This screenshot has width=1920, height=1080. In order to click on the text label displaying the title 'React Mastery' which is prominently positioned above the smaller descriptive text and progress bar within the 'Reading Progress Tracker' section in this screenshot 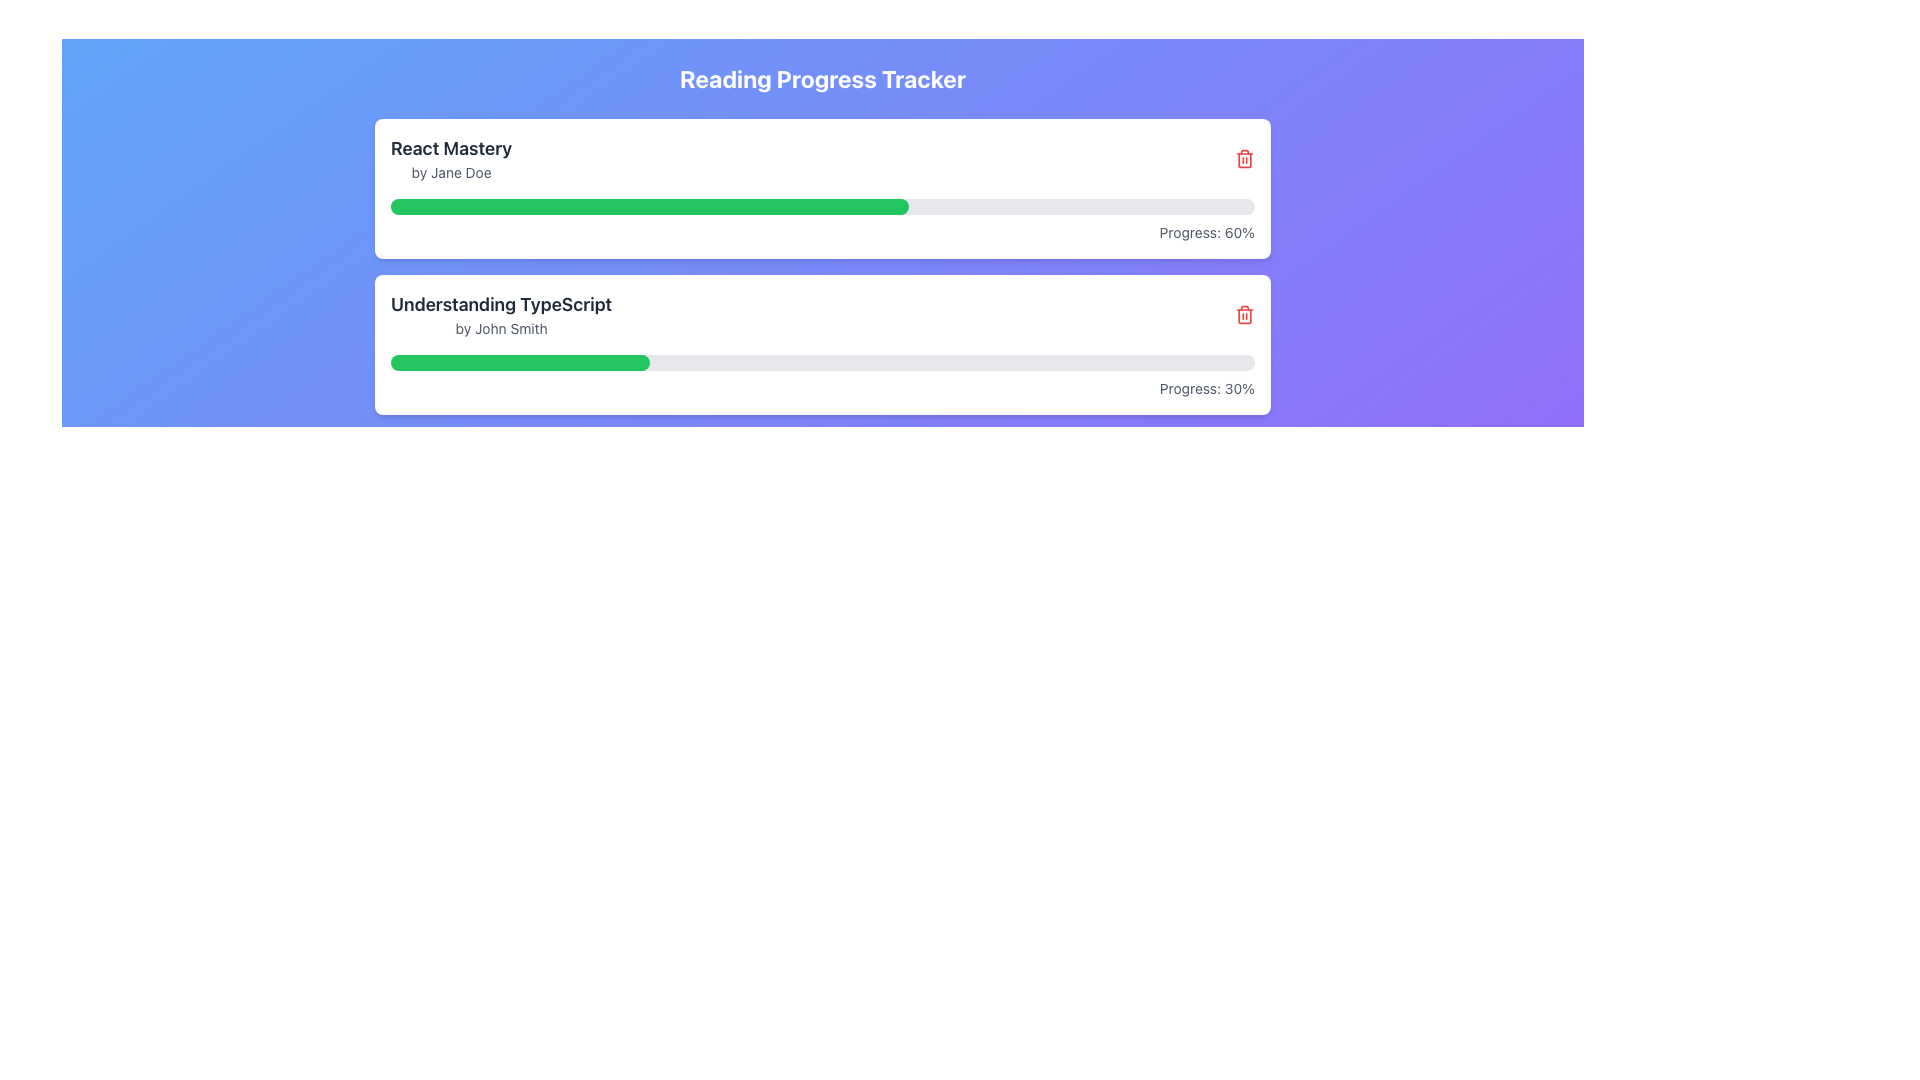, I will do `click(450, 148)`.